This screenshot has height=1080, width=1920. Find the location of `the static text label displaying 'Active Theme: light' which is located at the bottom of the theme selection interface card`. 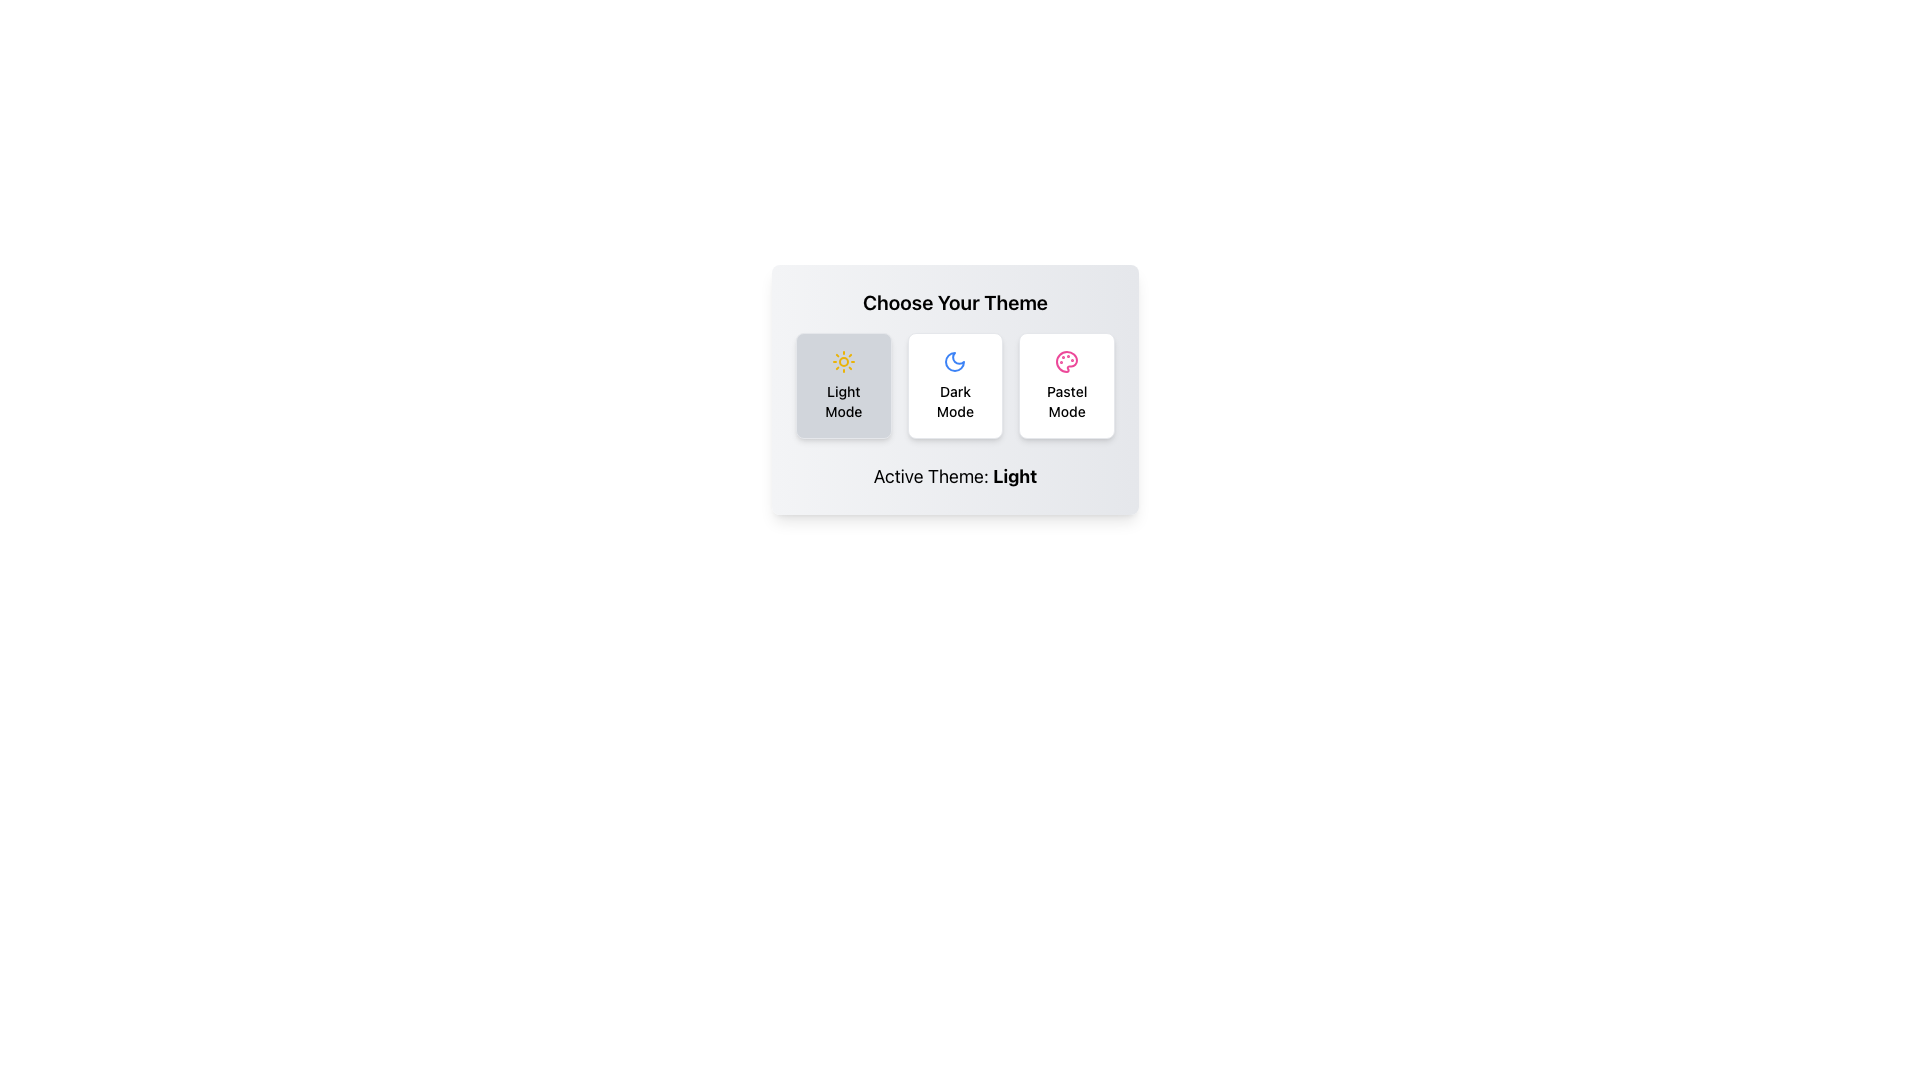

the static text label displaying 'Active Theme: light' which is located at the bottom of the theme selection interface card is located at coordinates (954, 477).